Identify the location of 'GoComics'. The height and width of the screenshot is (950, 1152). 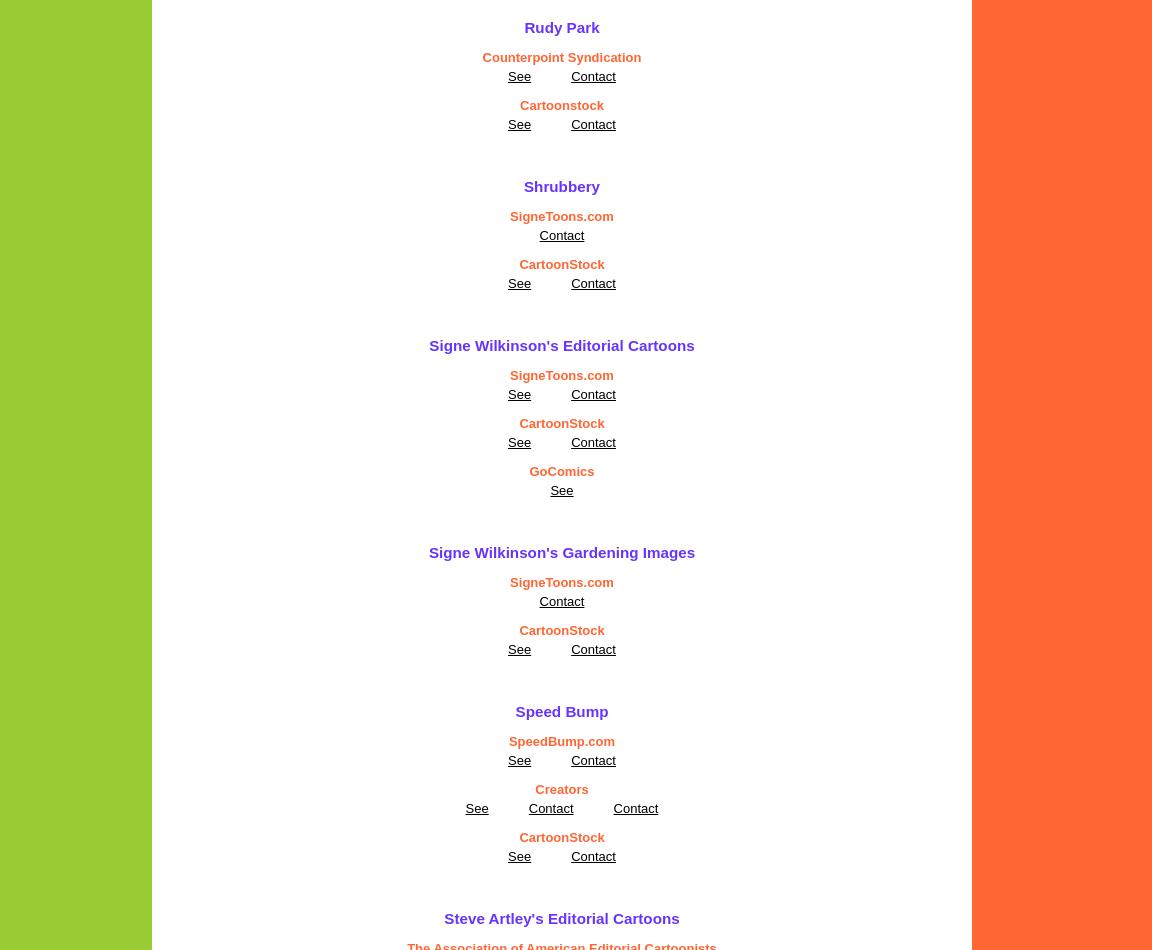
(561, 470).